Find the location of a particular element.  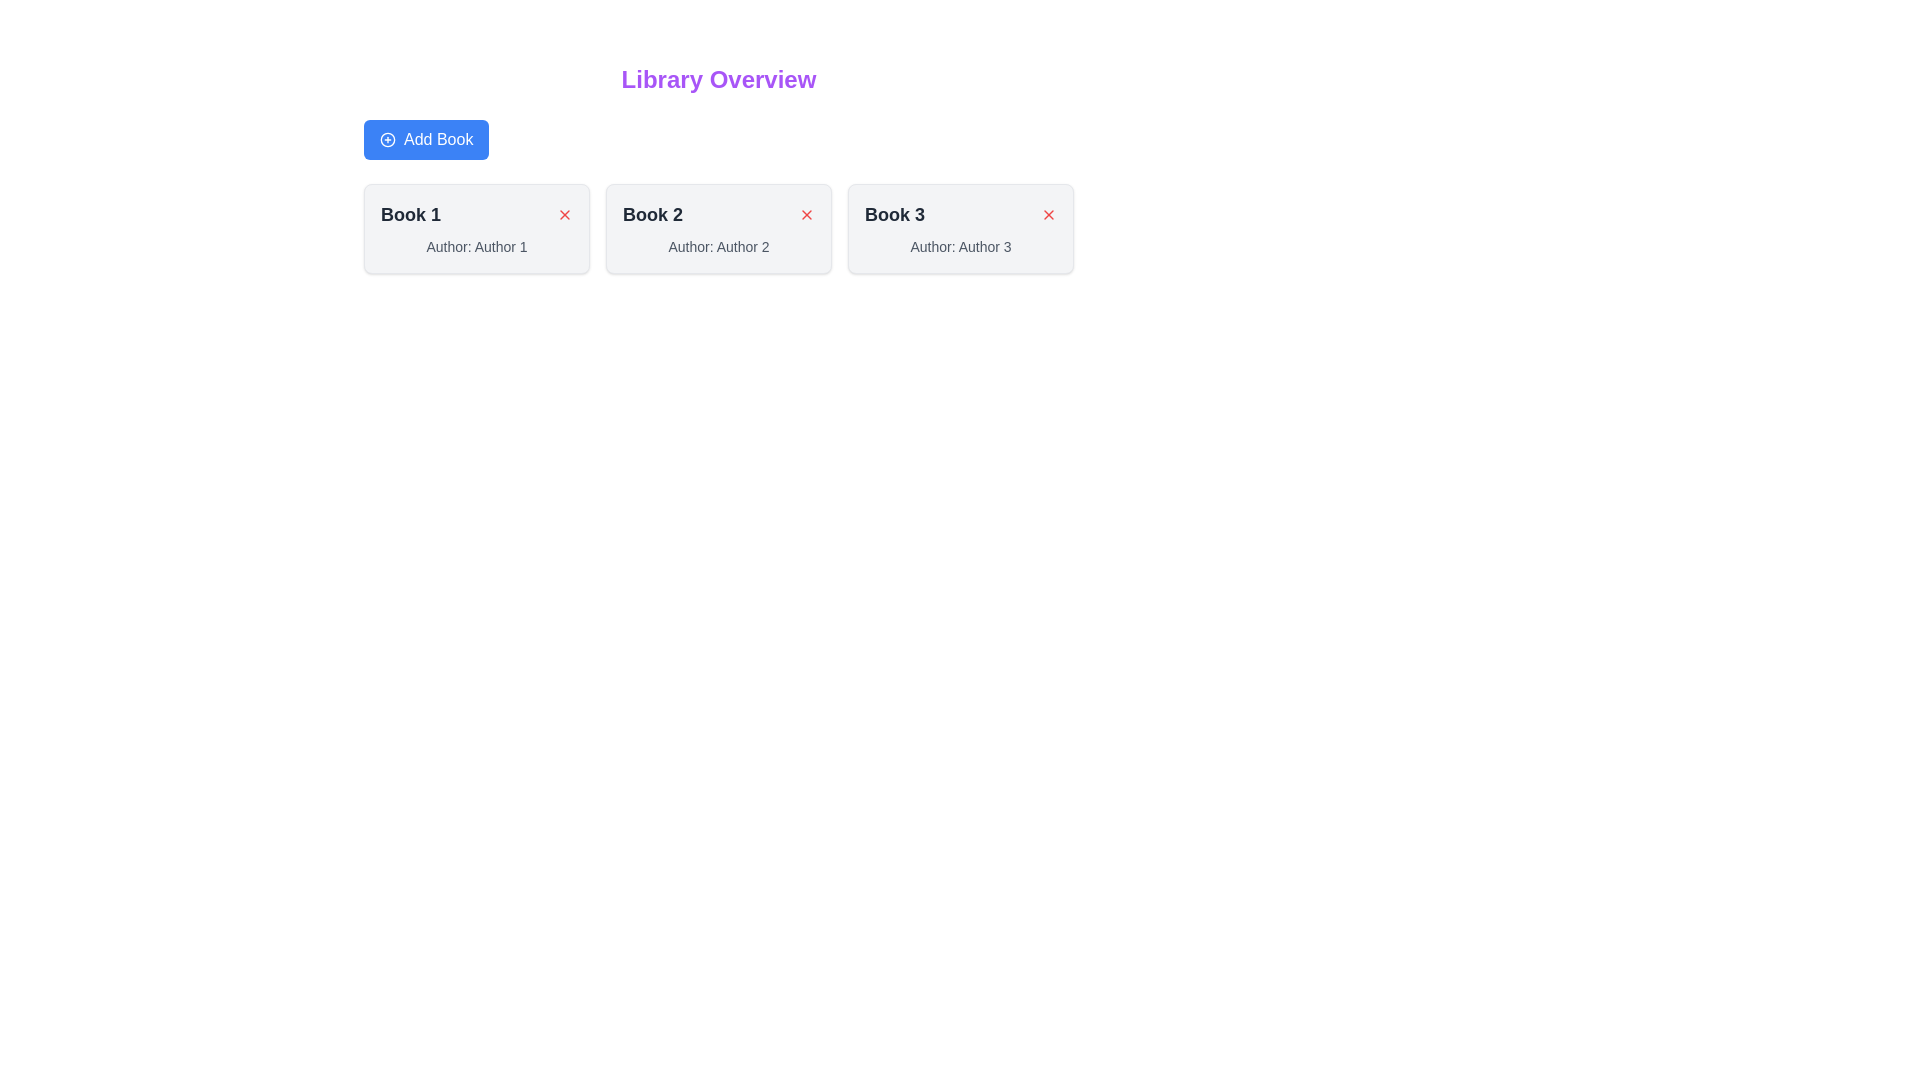

the small, circular '+' icon within the blue 'Add Book' button located at the top-left corner of the library interface is located at coordinates (388, 138).